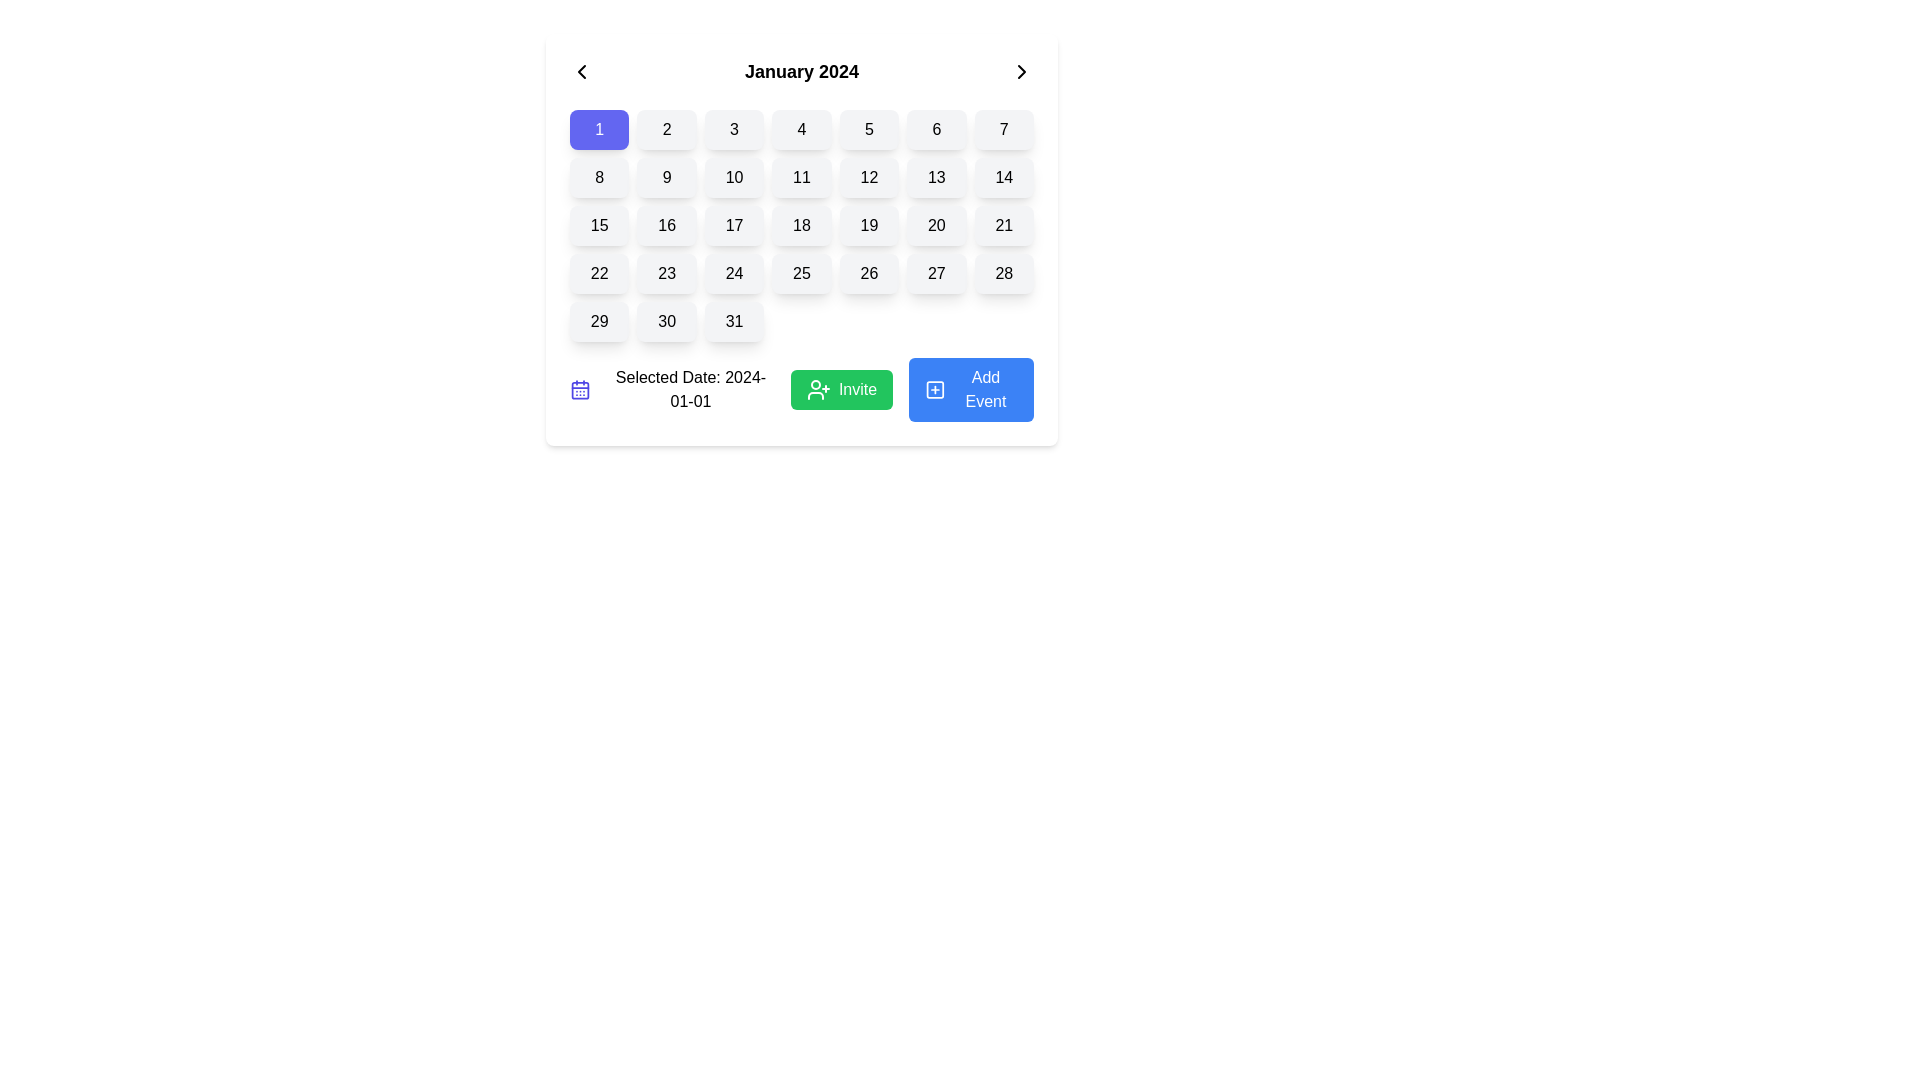  What do you see at coordinates (842, 389) in the screenshot?
I see `the green 'Invite' button with a user icon to initiate the invite function` at bounding box center [842, 389].